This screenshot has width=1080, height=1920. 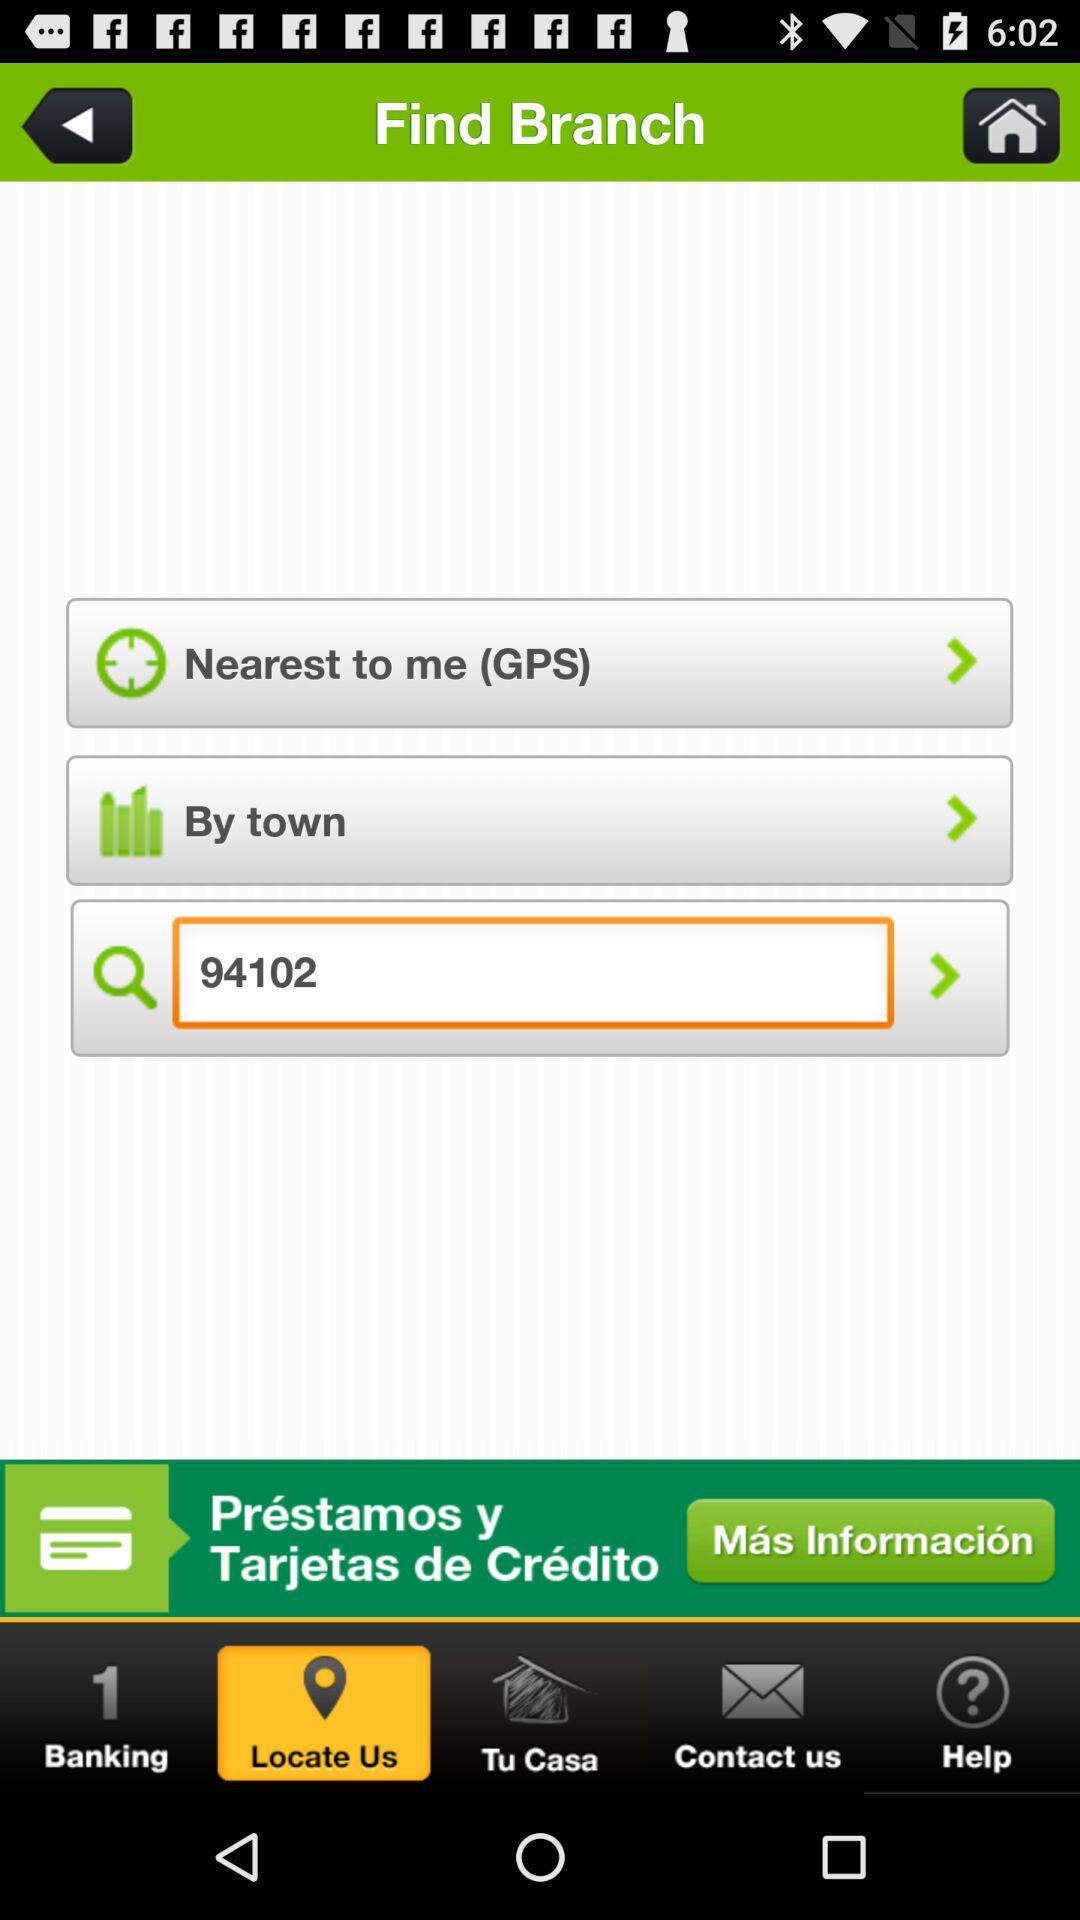 I want to click on open contact us page, so click(x=756, y=1707).